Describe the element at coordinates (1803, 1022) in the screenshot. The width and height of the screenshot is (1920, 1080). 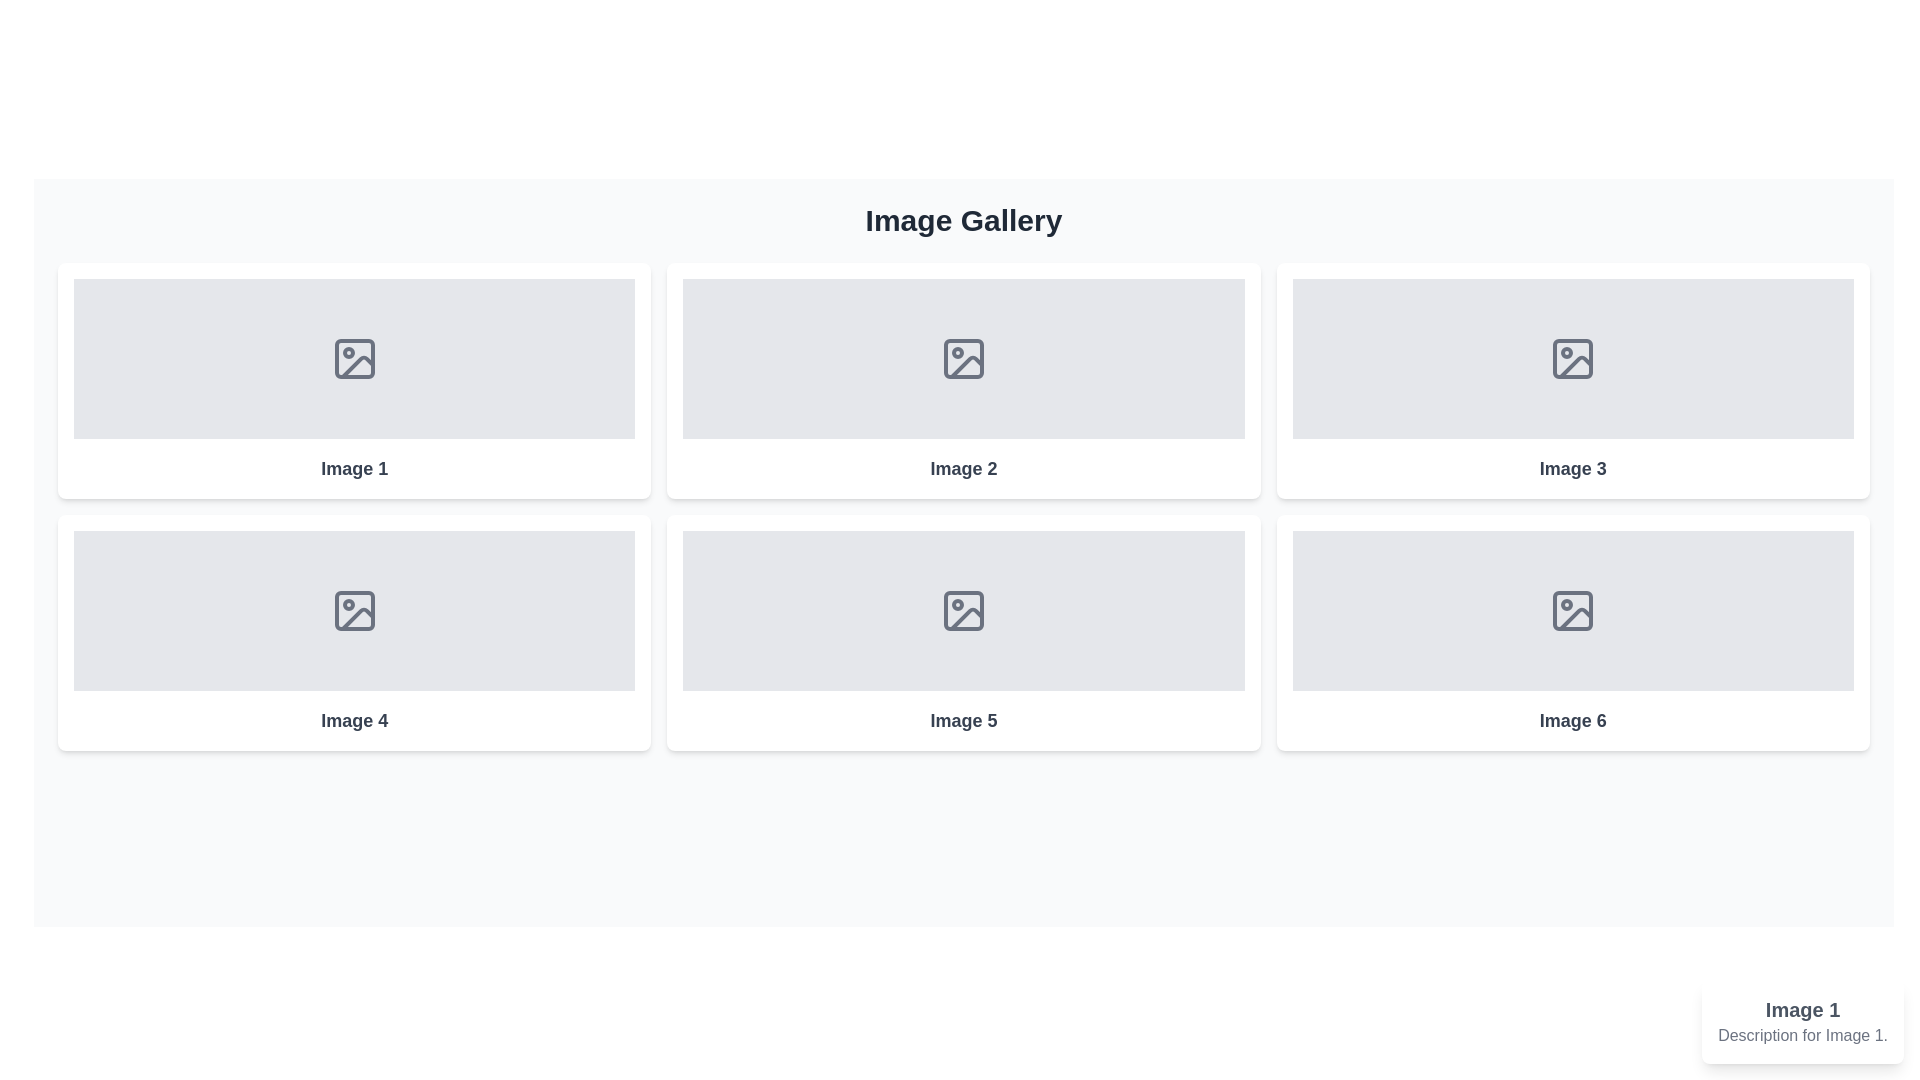
I see `the Informational Card displaying the title 'Image 1' with a description 'Description for Image 1.' located at the bottom-right corner of the interface` at that location.